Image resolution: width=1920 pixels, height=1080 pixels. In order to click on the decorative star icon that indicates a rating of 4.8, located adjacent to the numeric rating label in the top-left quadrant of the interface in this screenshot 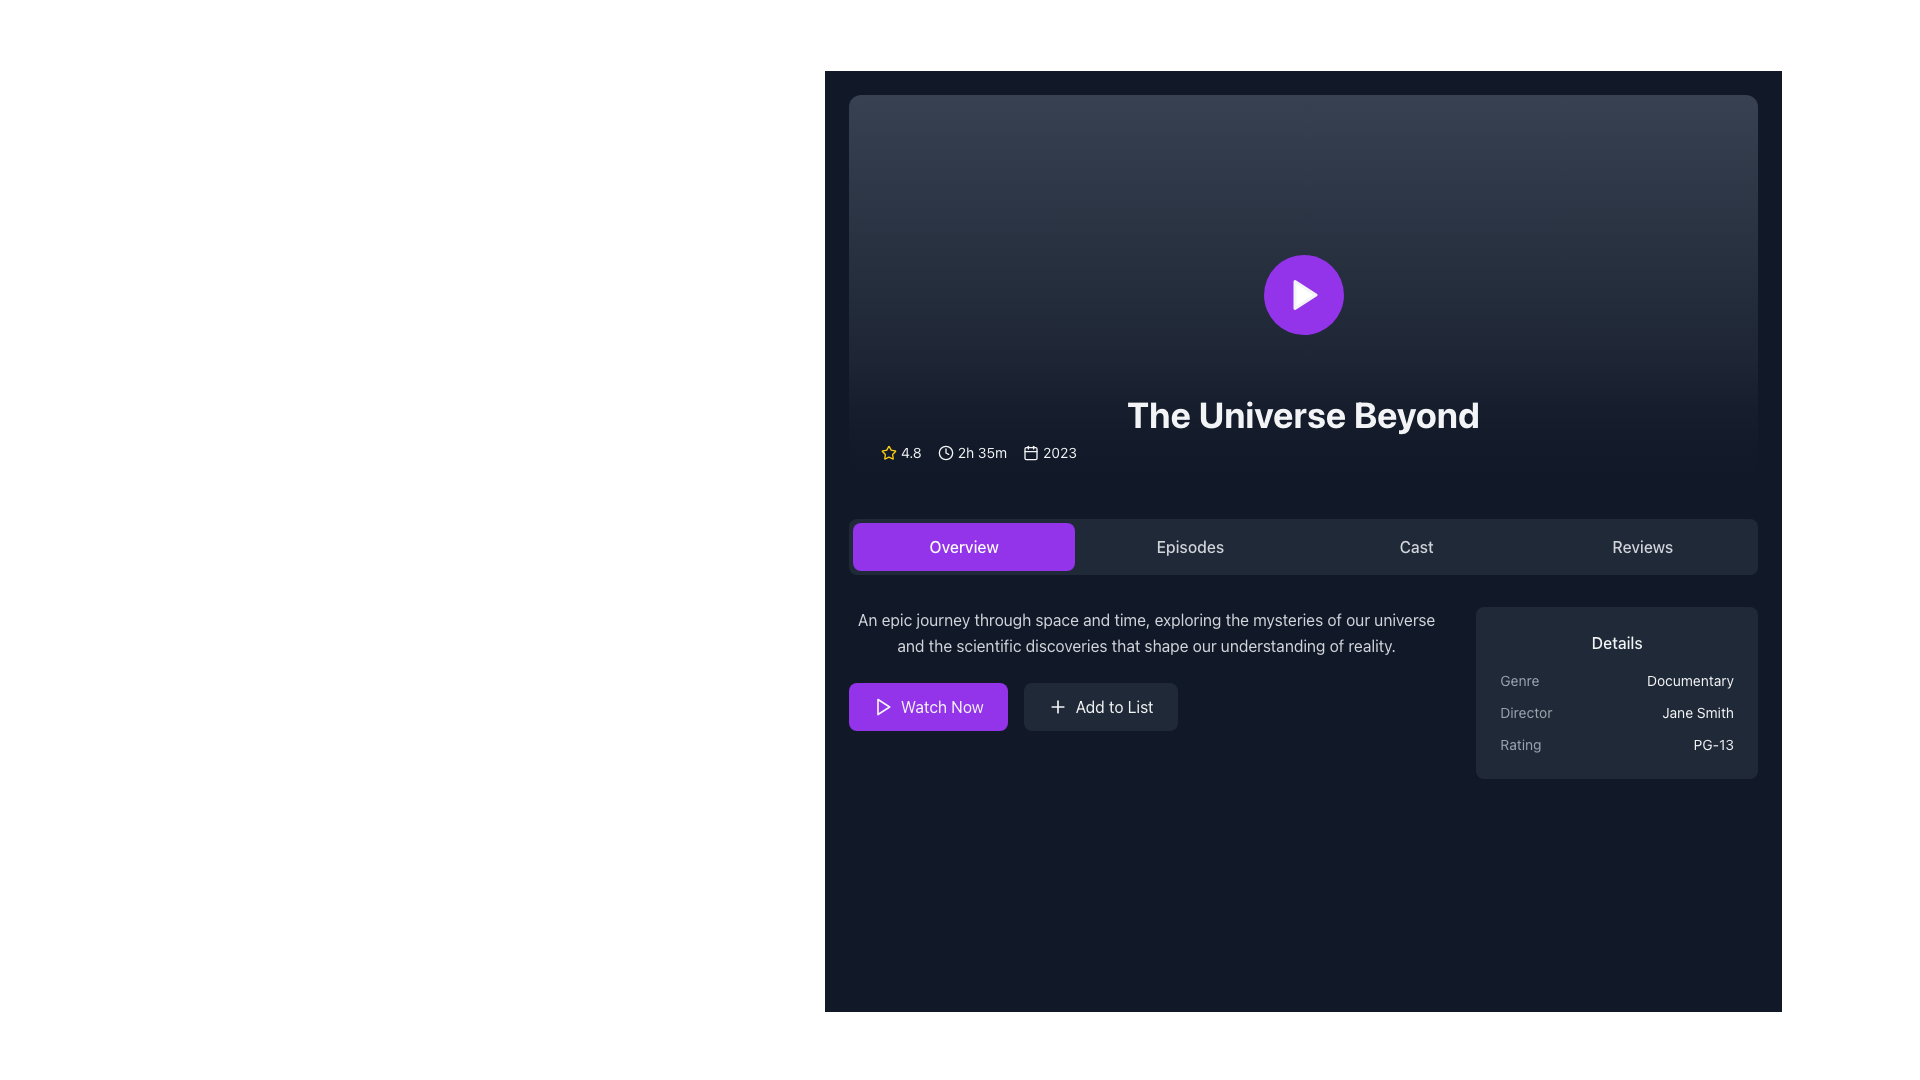, I will do `click(887, 452)`.